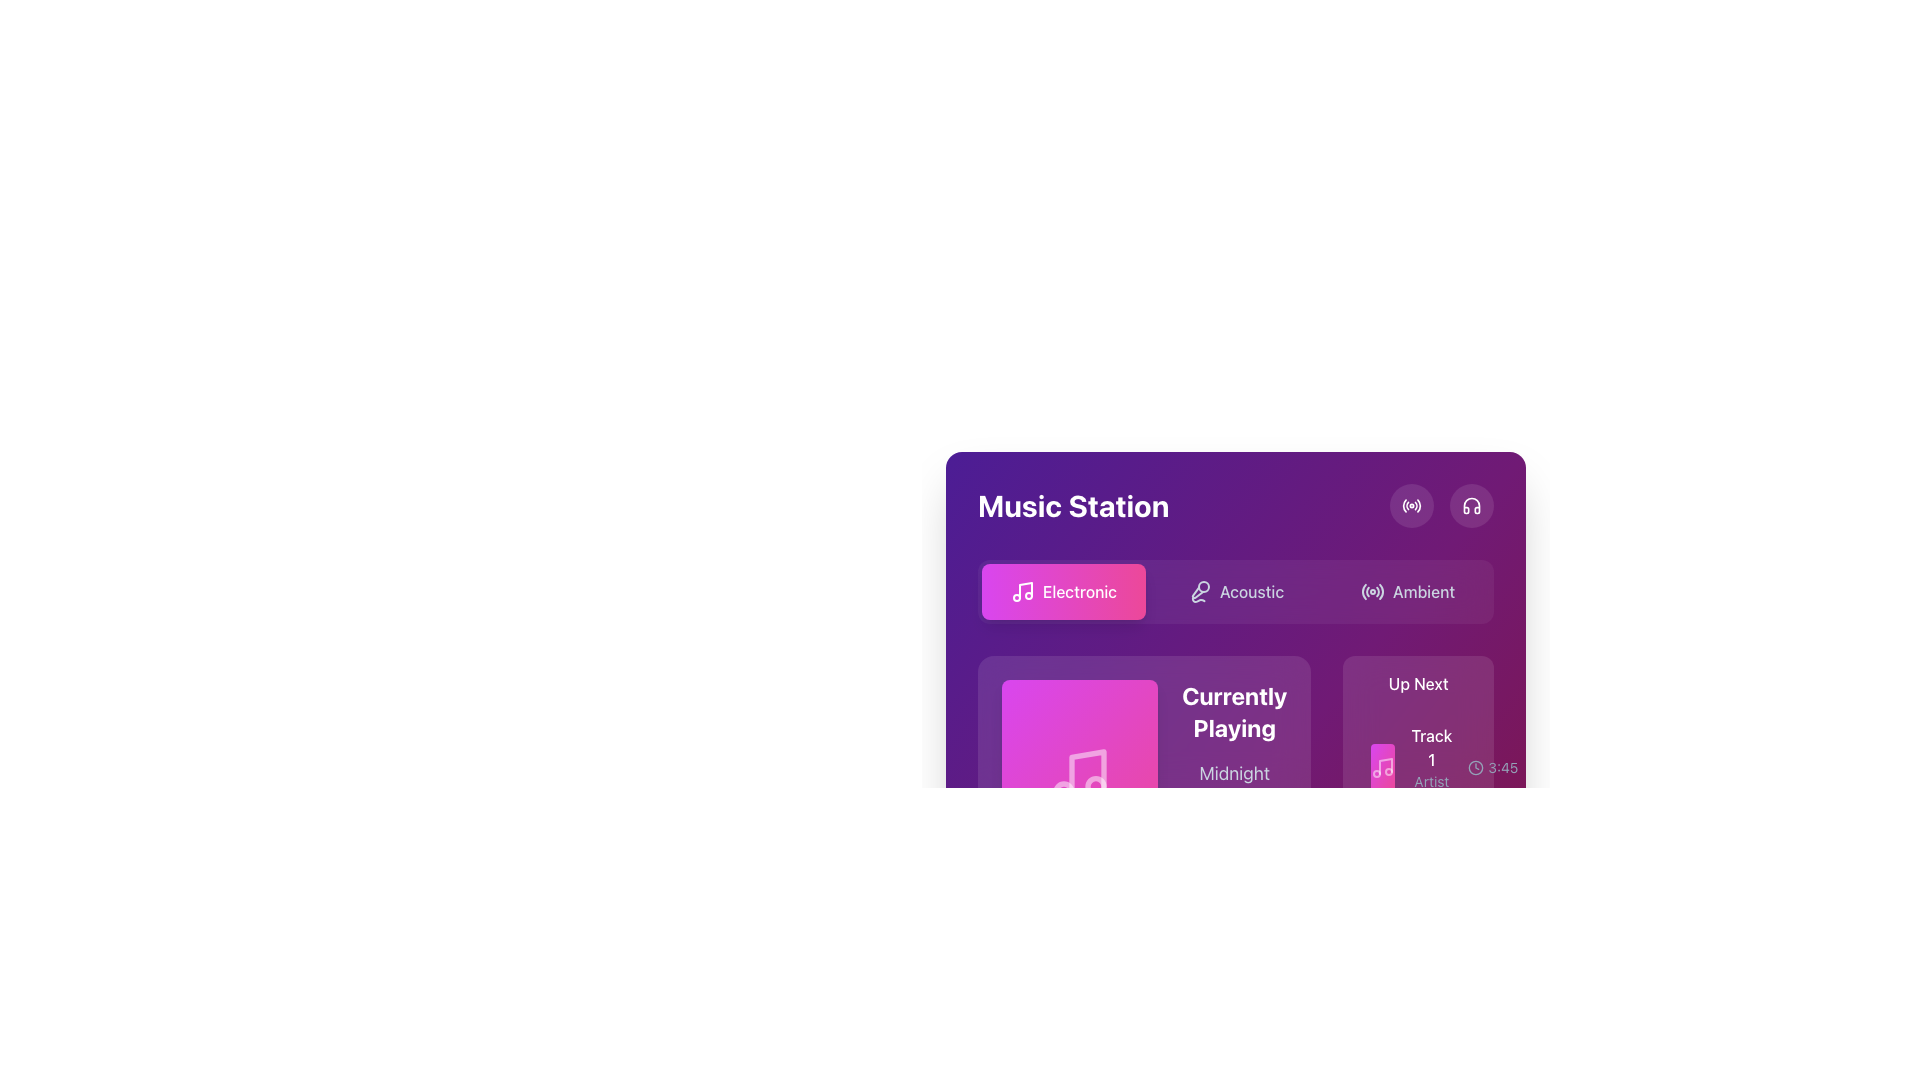  What do you see at coordinates (1476, 766) in the screenshot?
I see `the outer border of the clock icon located in the upper right corner of the interface` at bounding box center [1476, 766].